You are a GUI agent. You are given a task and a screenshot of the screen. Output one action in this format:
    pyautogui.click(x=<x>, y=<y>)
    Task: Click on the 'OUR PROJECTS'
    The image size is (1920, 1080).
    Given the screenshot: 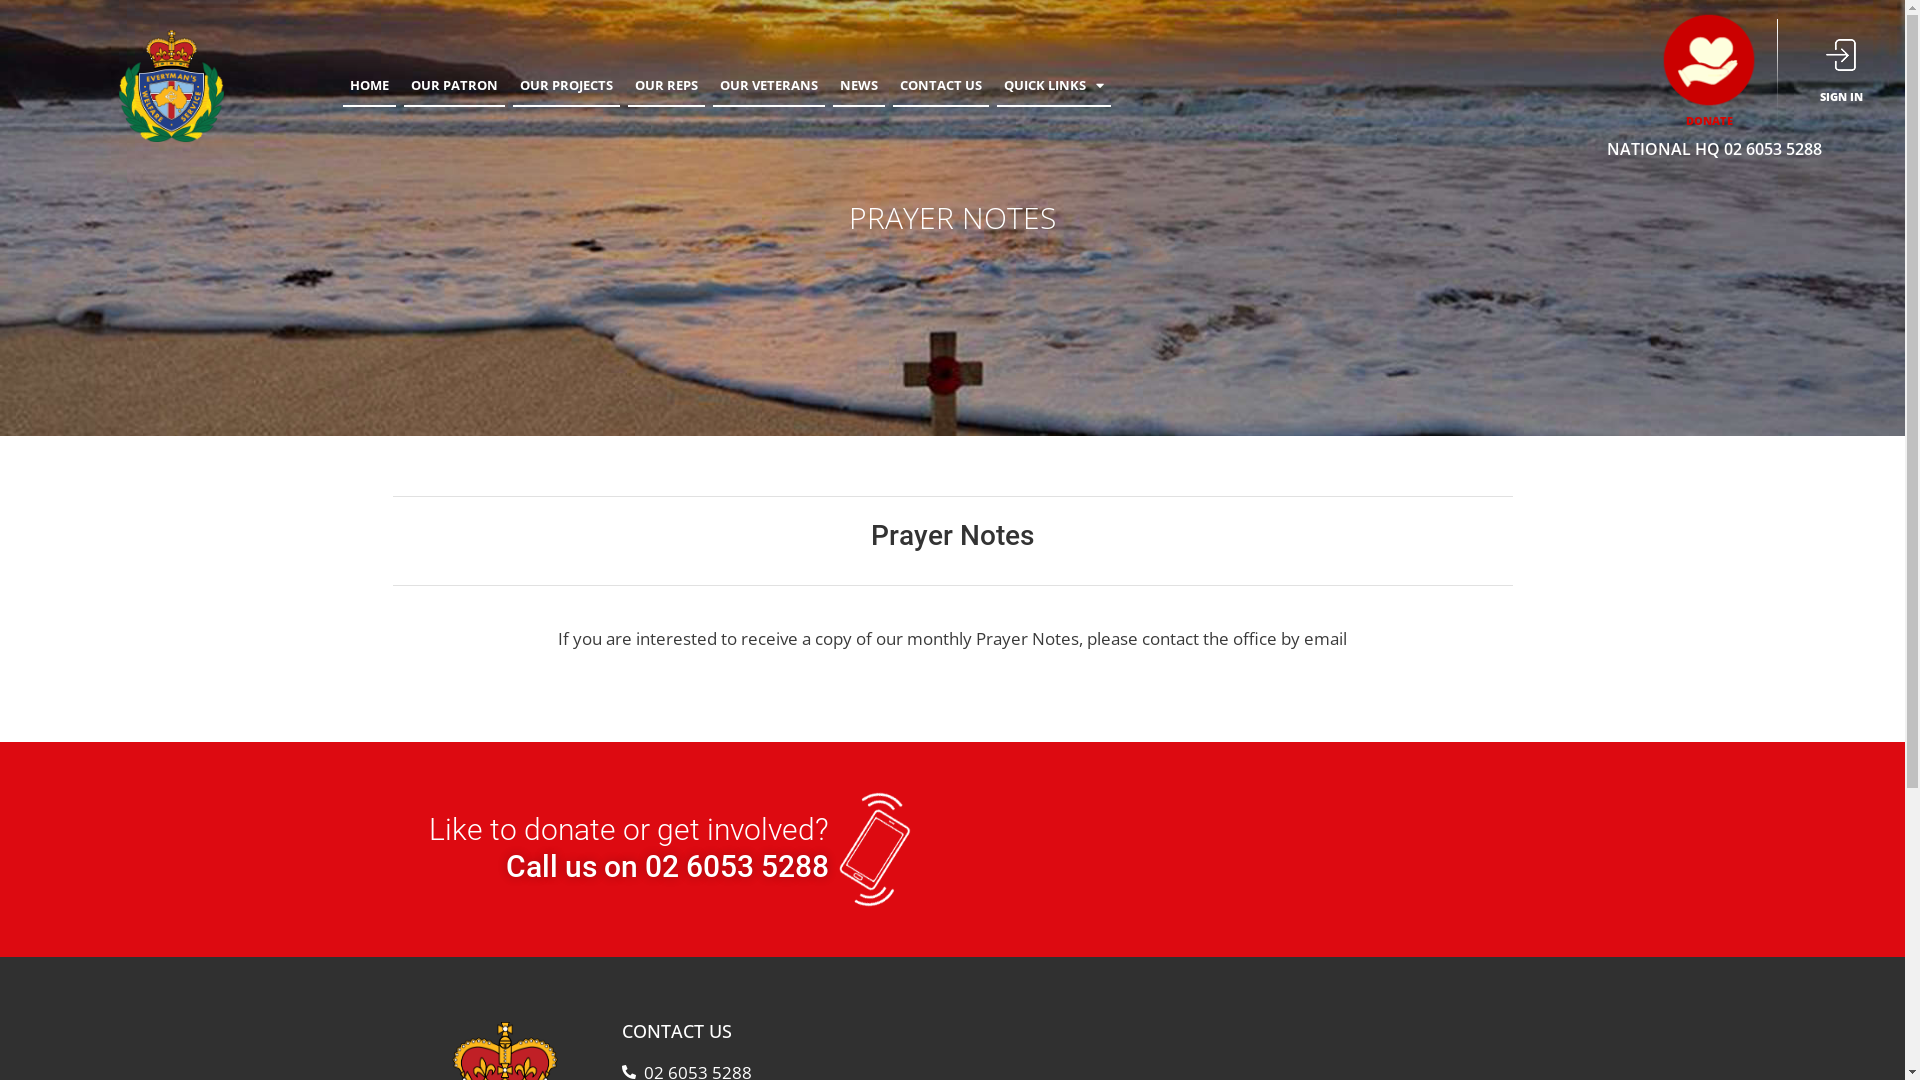 What is the action you would take?
    pyautogui.click(x=565, y=84)
    